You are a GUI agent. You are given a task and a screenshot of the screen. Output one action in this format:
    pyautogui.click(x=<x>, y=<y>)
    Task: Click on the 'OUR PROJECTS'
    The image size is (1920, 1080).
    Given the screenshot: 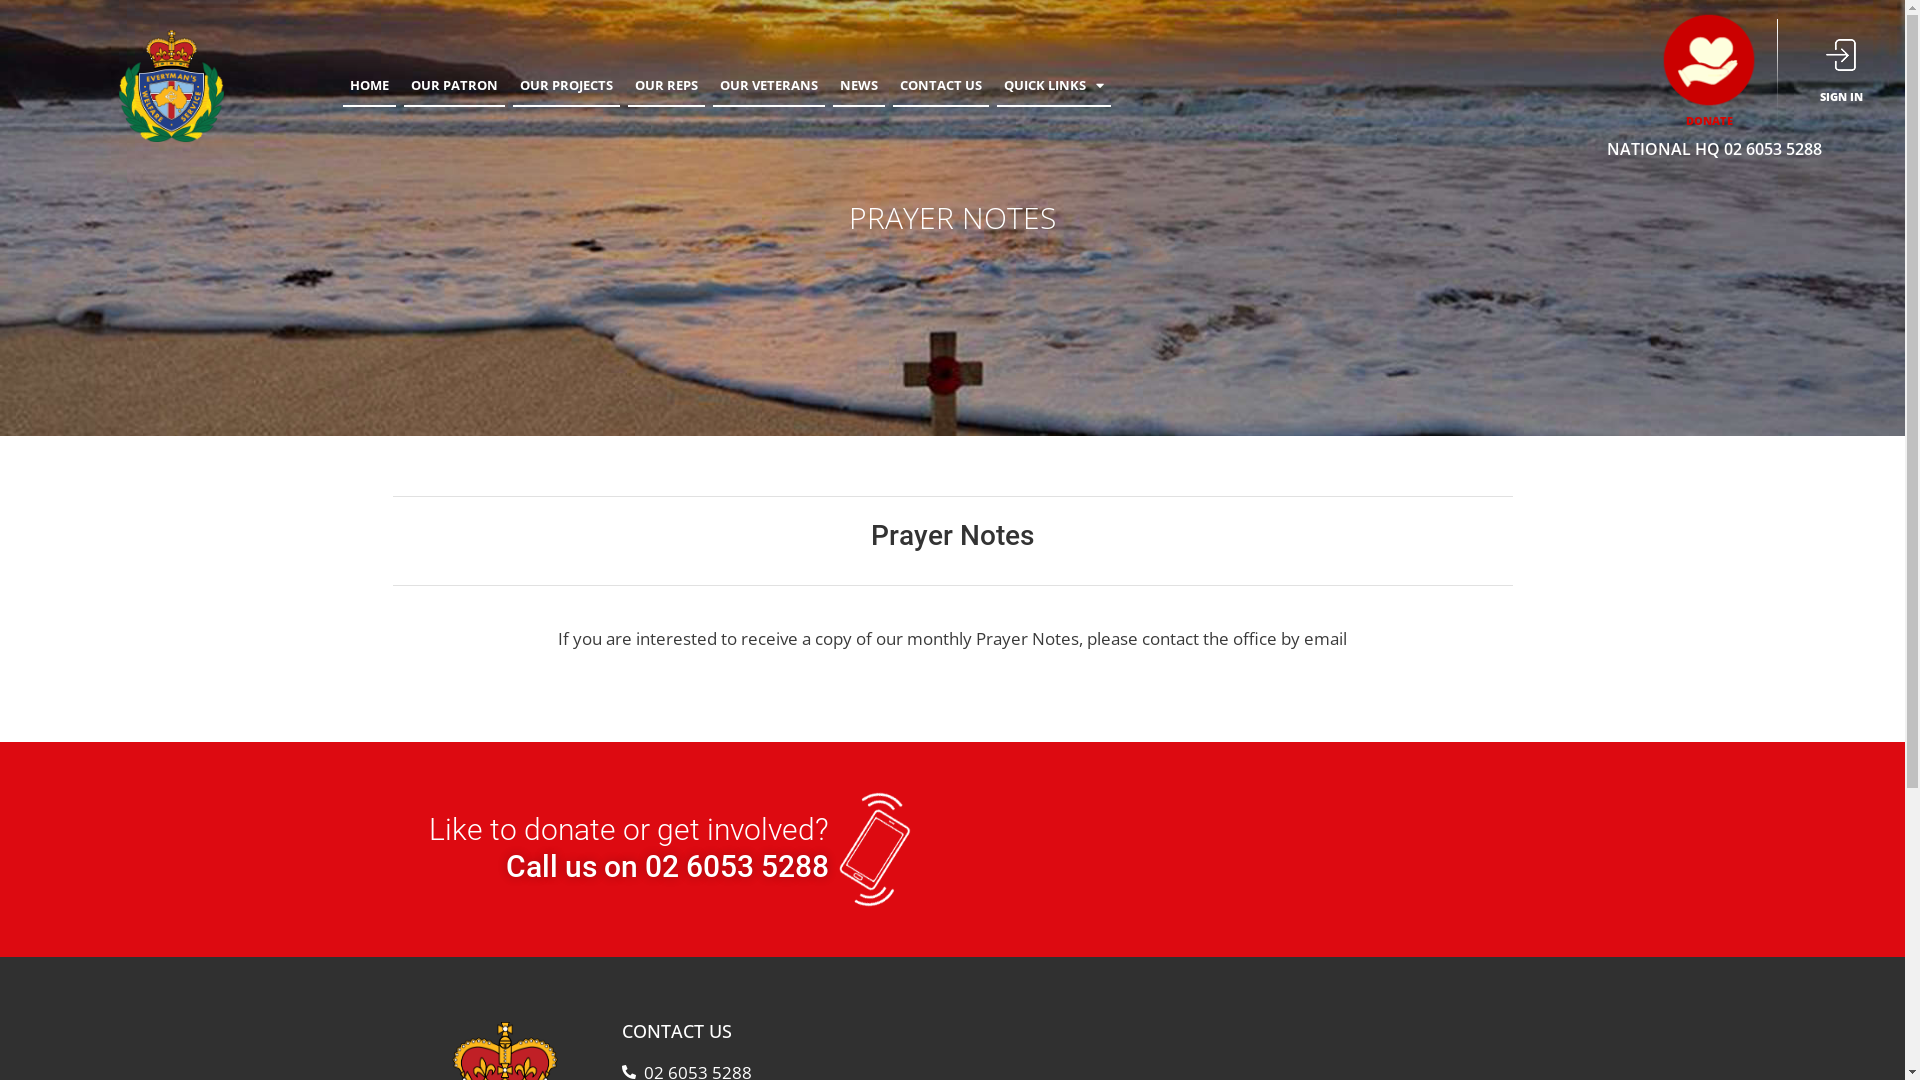 What is the action you would take?
    pyautogui.click(x=565, y=84)
    